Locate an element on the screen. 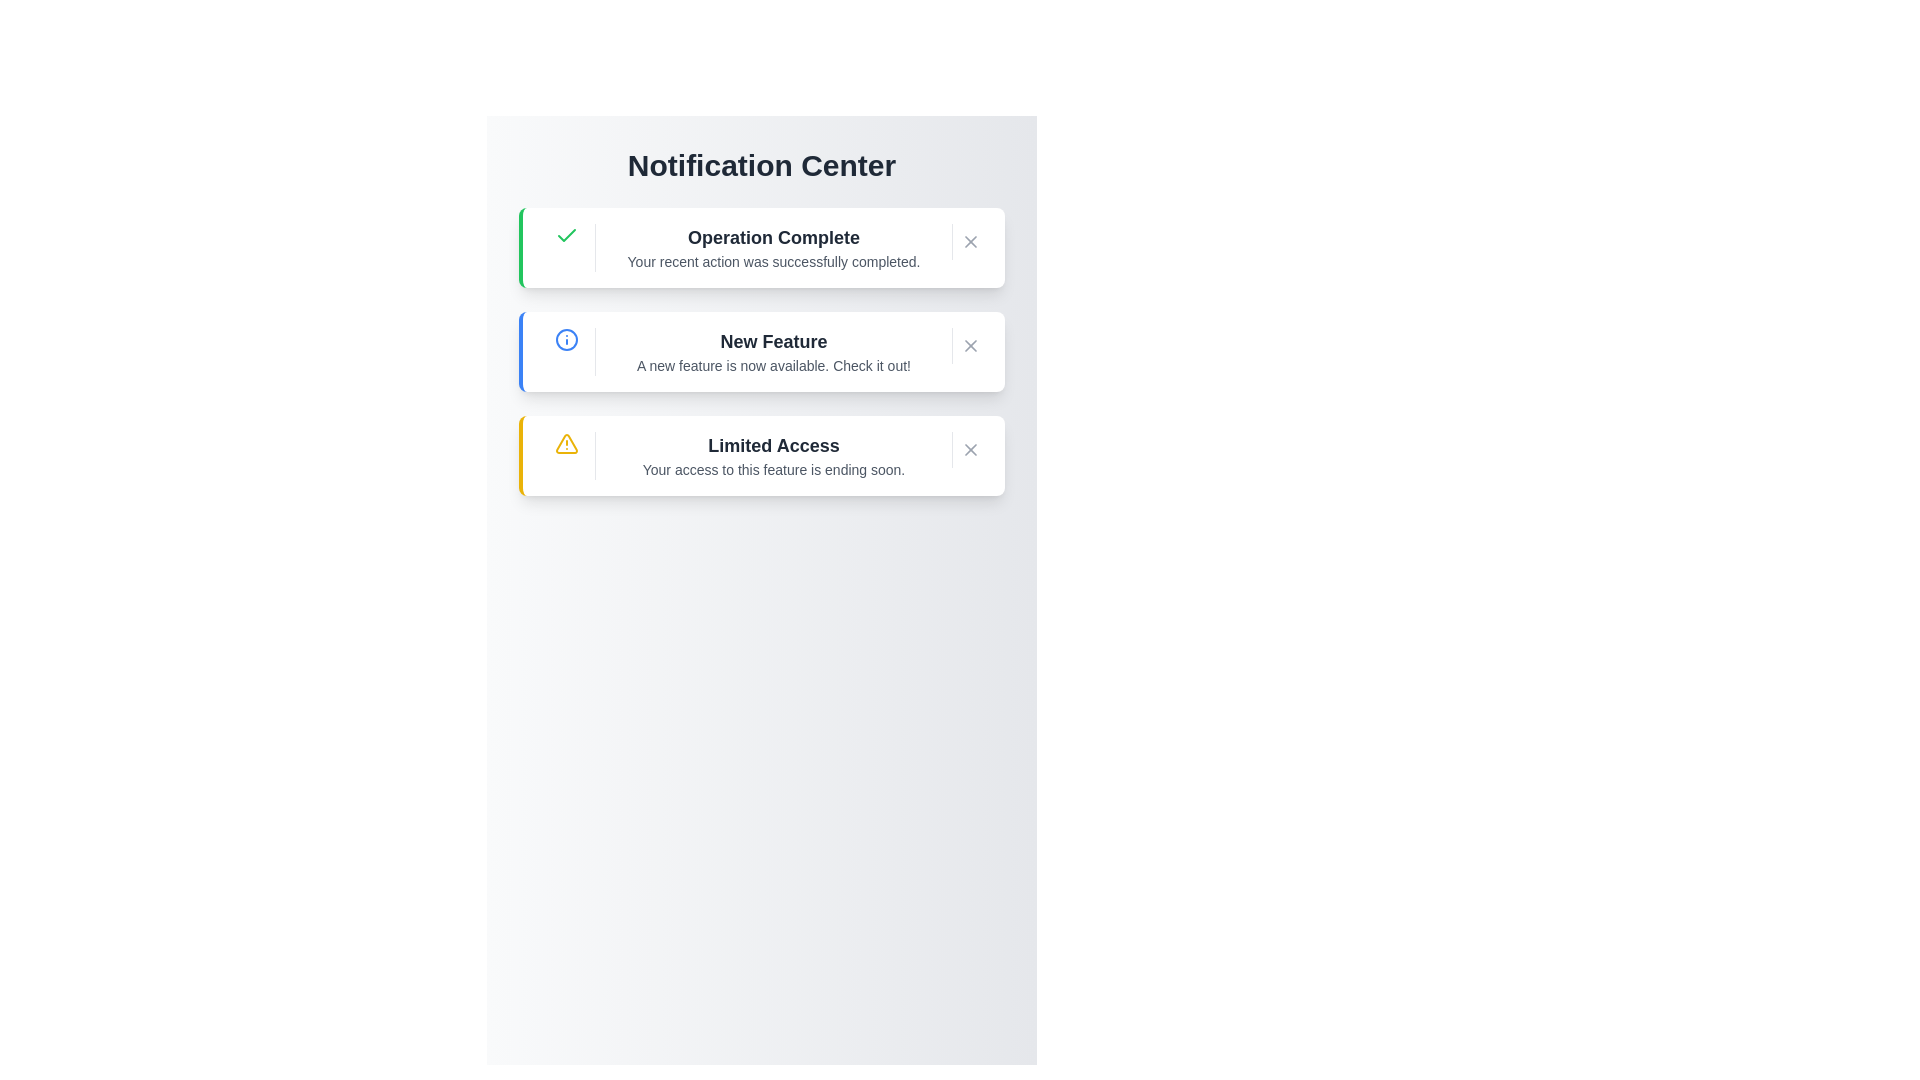 The width and height of the screenshot is (1920, 1080). the informational icon located on the left side of the 'New Feature' notification panel in the second row of the Notification Center list is located at coordinates (565, 338).